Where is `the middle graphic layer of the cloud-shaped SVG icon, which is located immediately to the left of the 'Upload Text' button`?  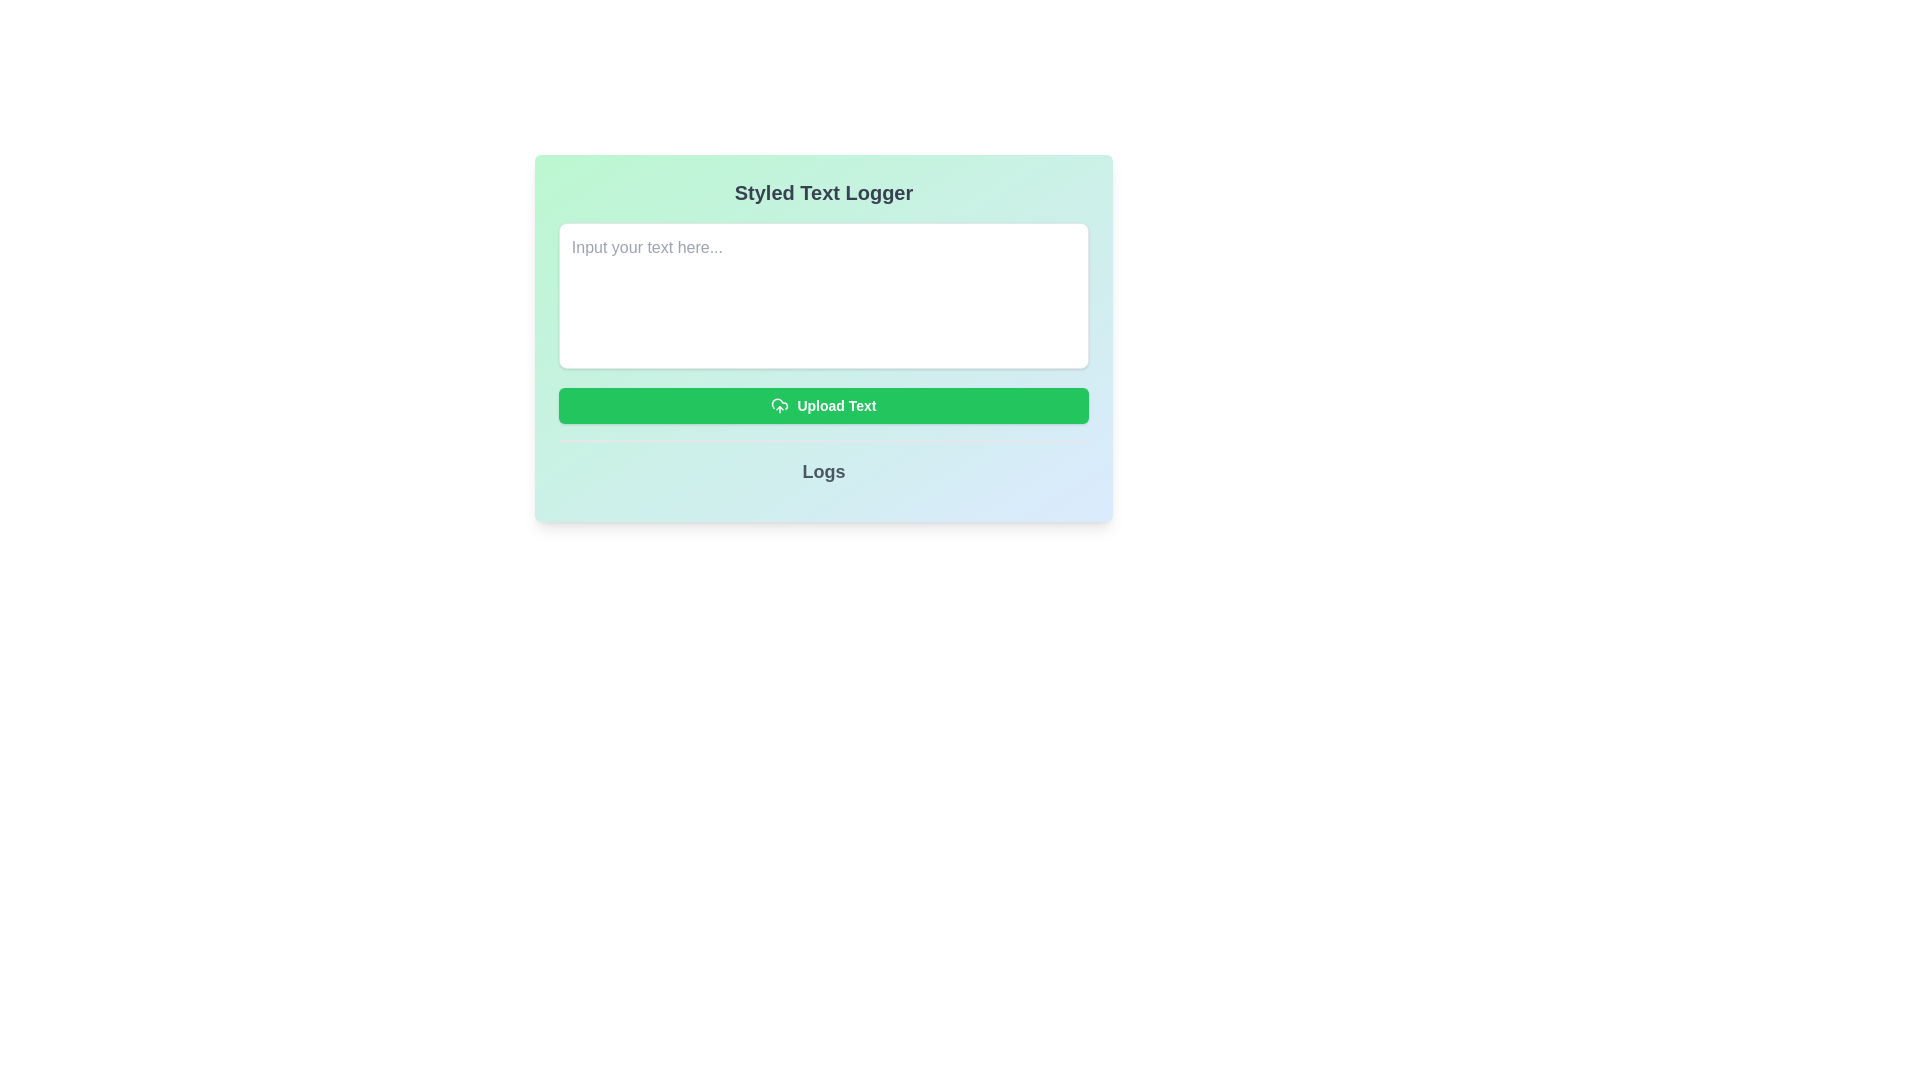
the middle graphic layer of the cloud-shaped SVG icon, which is located immediately to the left of the 'Upload Text' button is located at coordinates (779, 404).